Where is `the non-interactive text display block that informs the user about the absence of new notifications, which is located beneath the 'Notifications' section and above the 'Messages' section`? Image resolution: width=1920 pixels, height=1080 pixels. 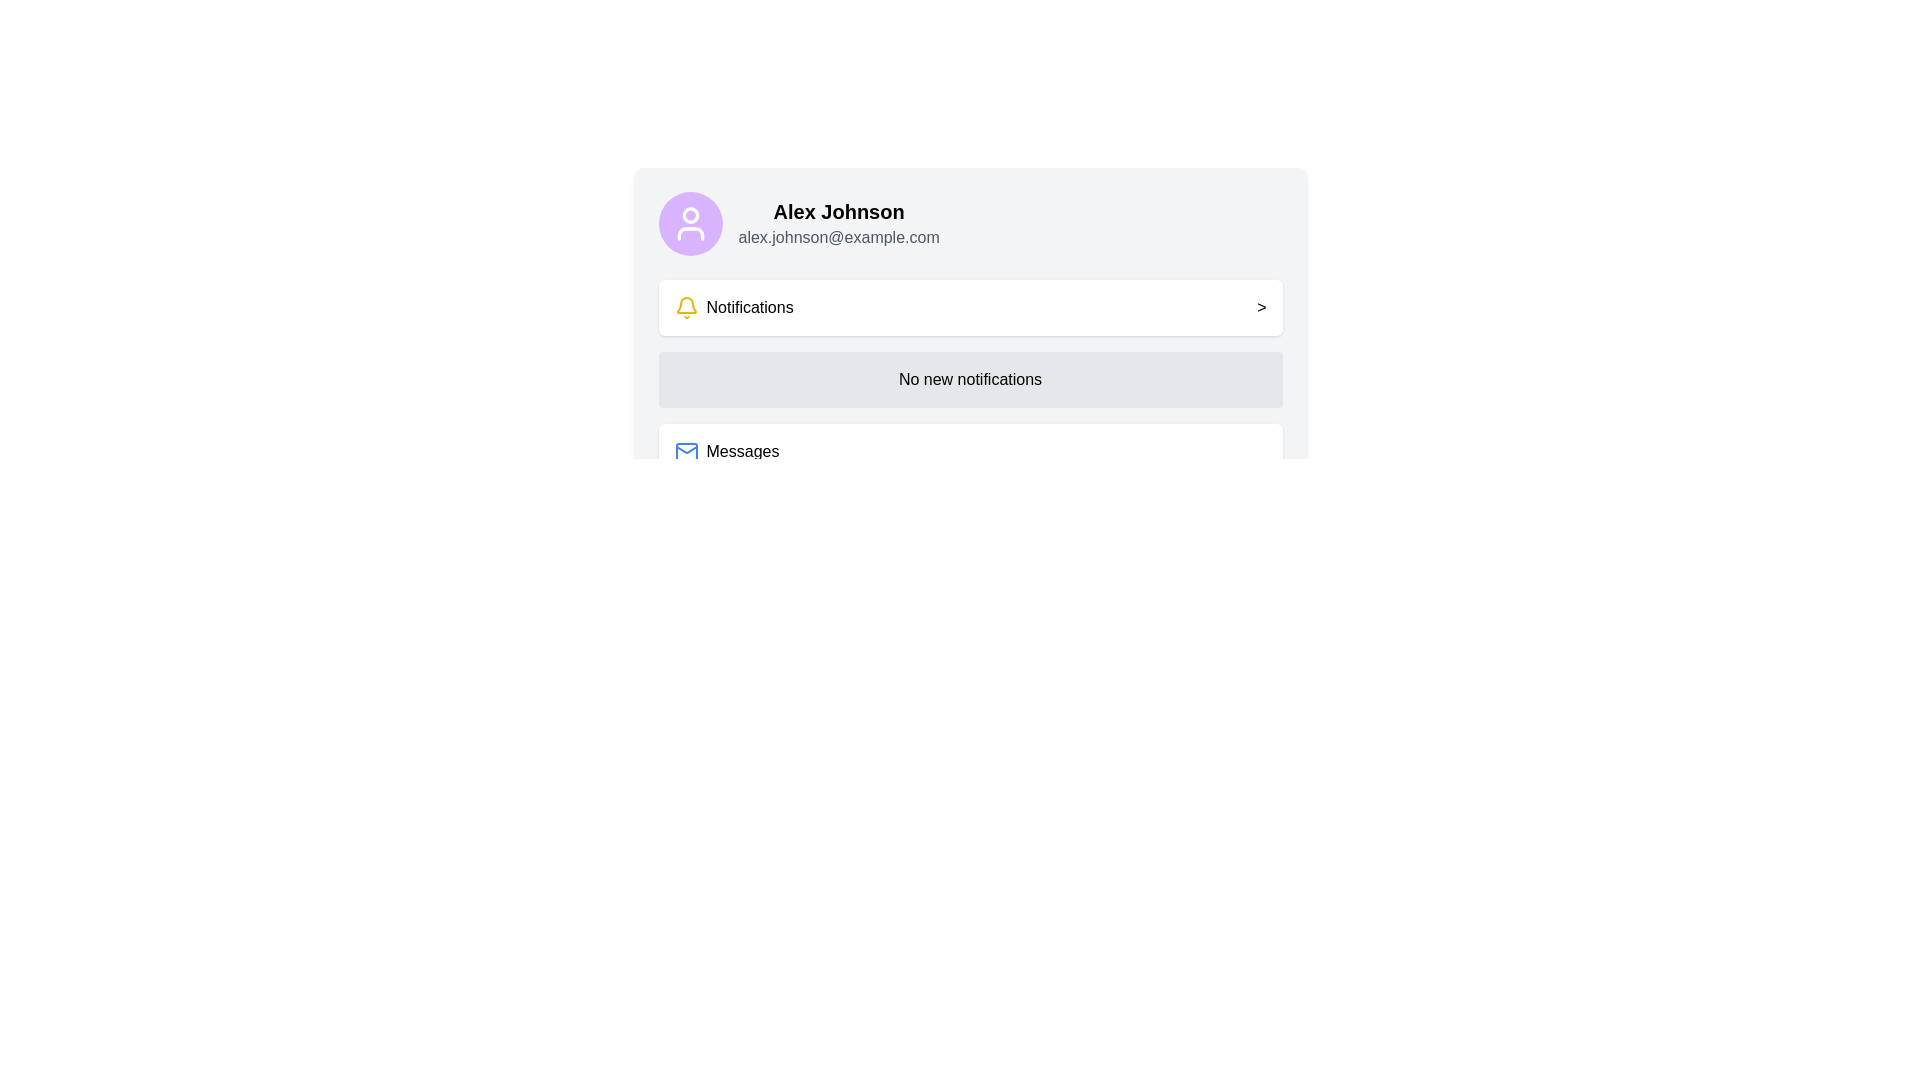
the non-interactive text display block that informs the user about the absence of new notifications, which is located beneath the 'Notifications' section and above the 'Messages' section is located at coordinates (970, 380).